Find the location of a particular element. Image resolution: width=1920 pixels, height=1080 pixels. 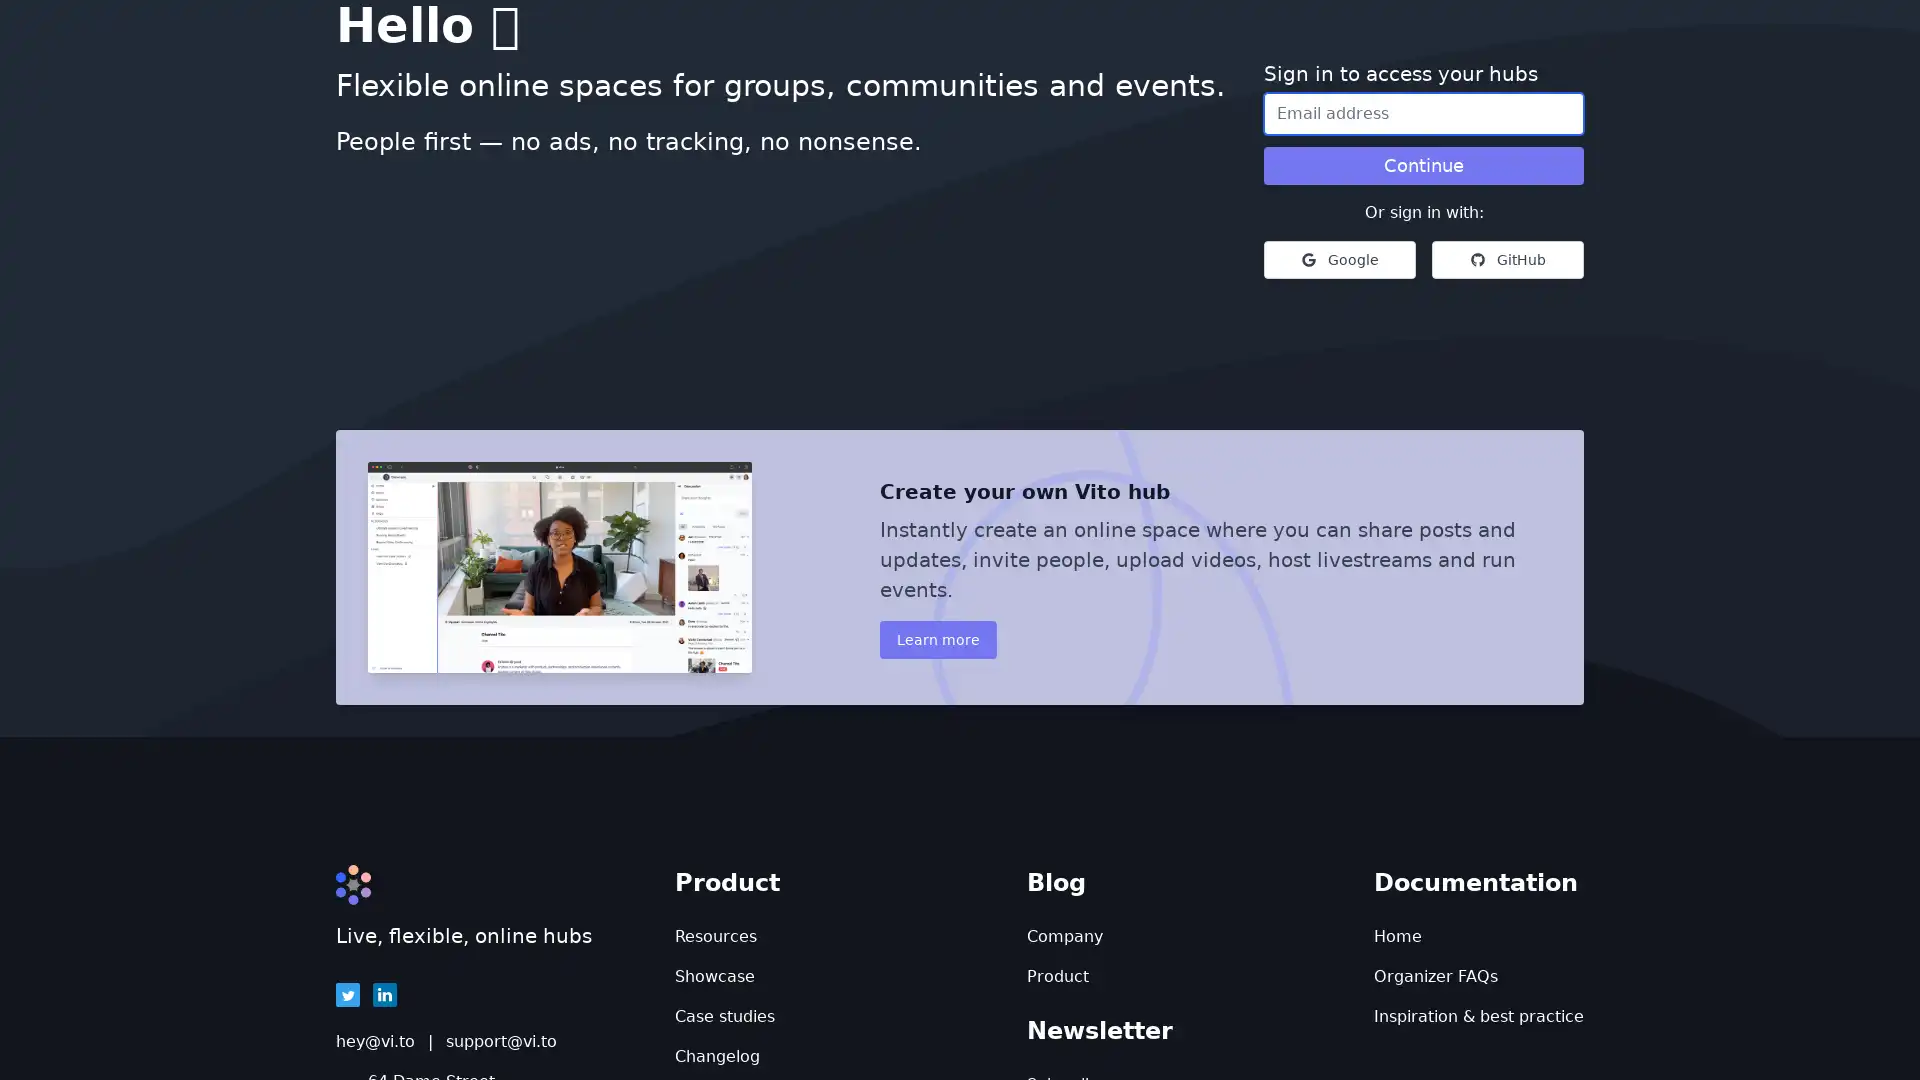

Continue is located at coordinates (1423, 164).